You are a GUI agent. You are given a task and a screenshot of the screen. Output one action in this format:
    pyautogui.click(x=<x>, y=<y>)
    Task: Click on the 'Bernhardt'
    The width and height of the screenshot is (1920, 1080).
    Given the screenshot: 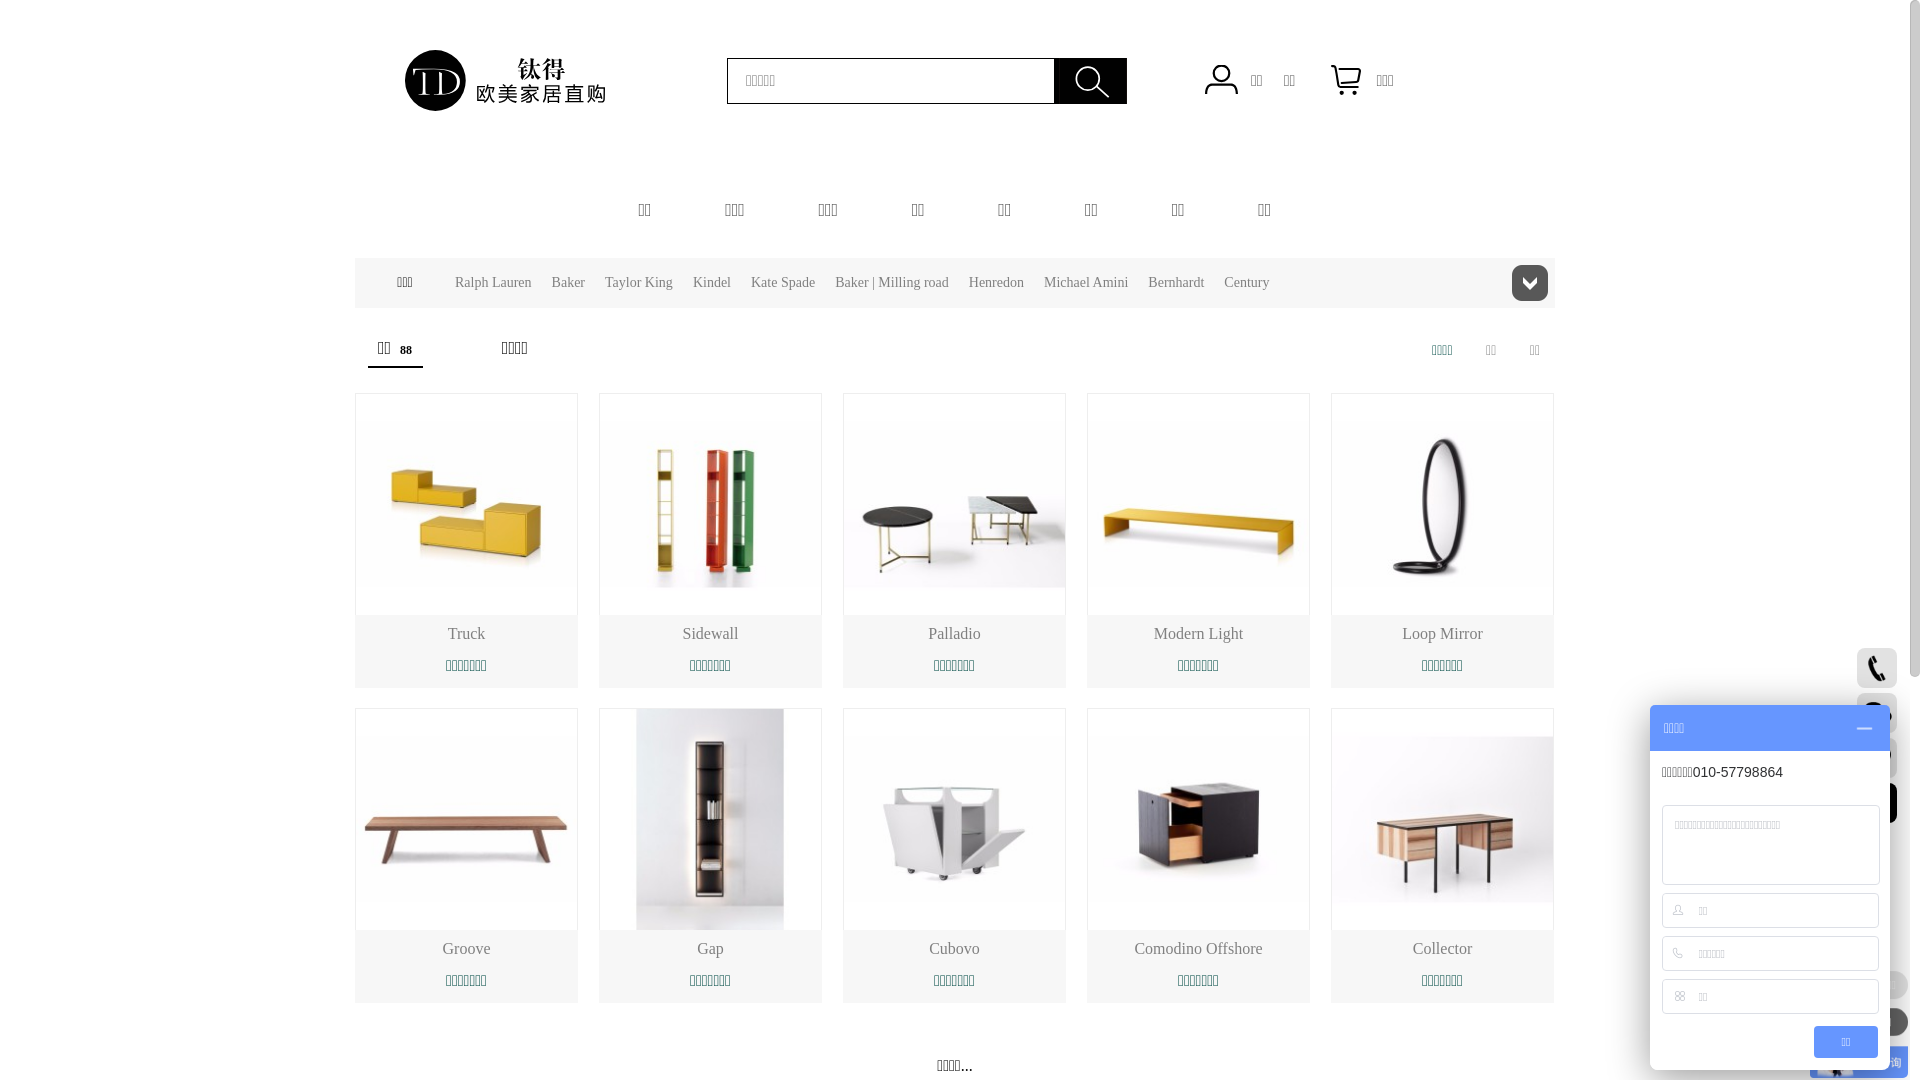 What is the action you would take?
    pyautogui.click(x=1176, y=282)
    